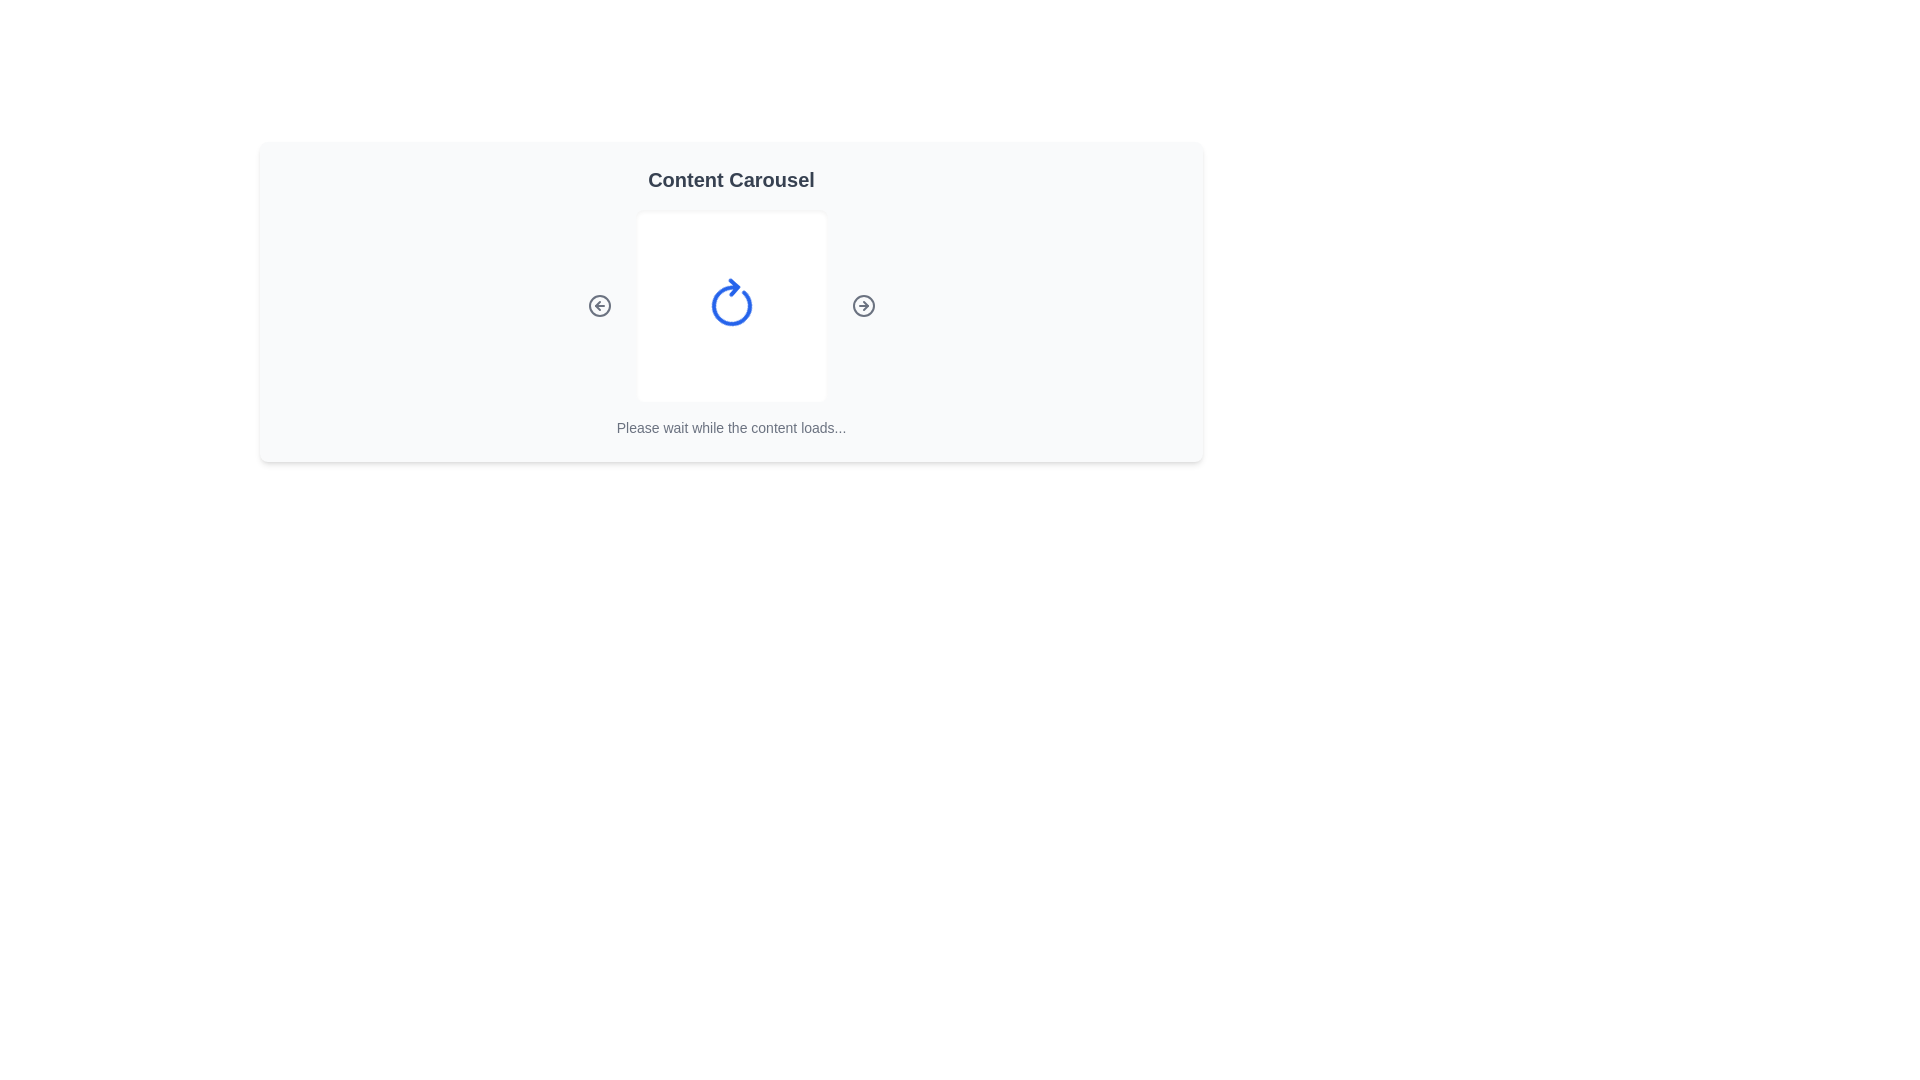 The image size is (1920, 1080). Describe the element at coordinates (863, 305) in the screenshot. I see `the central circular component of the right-pointing arrow icon located at the right side of the carousel interface` at that location.